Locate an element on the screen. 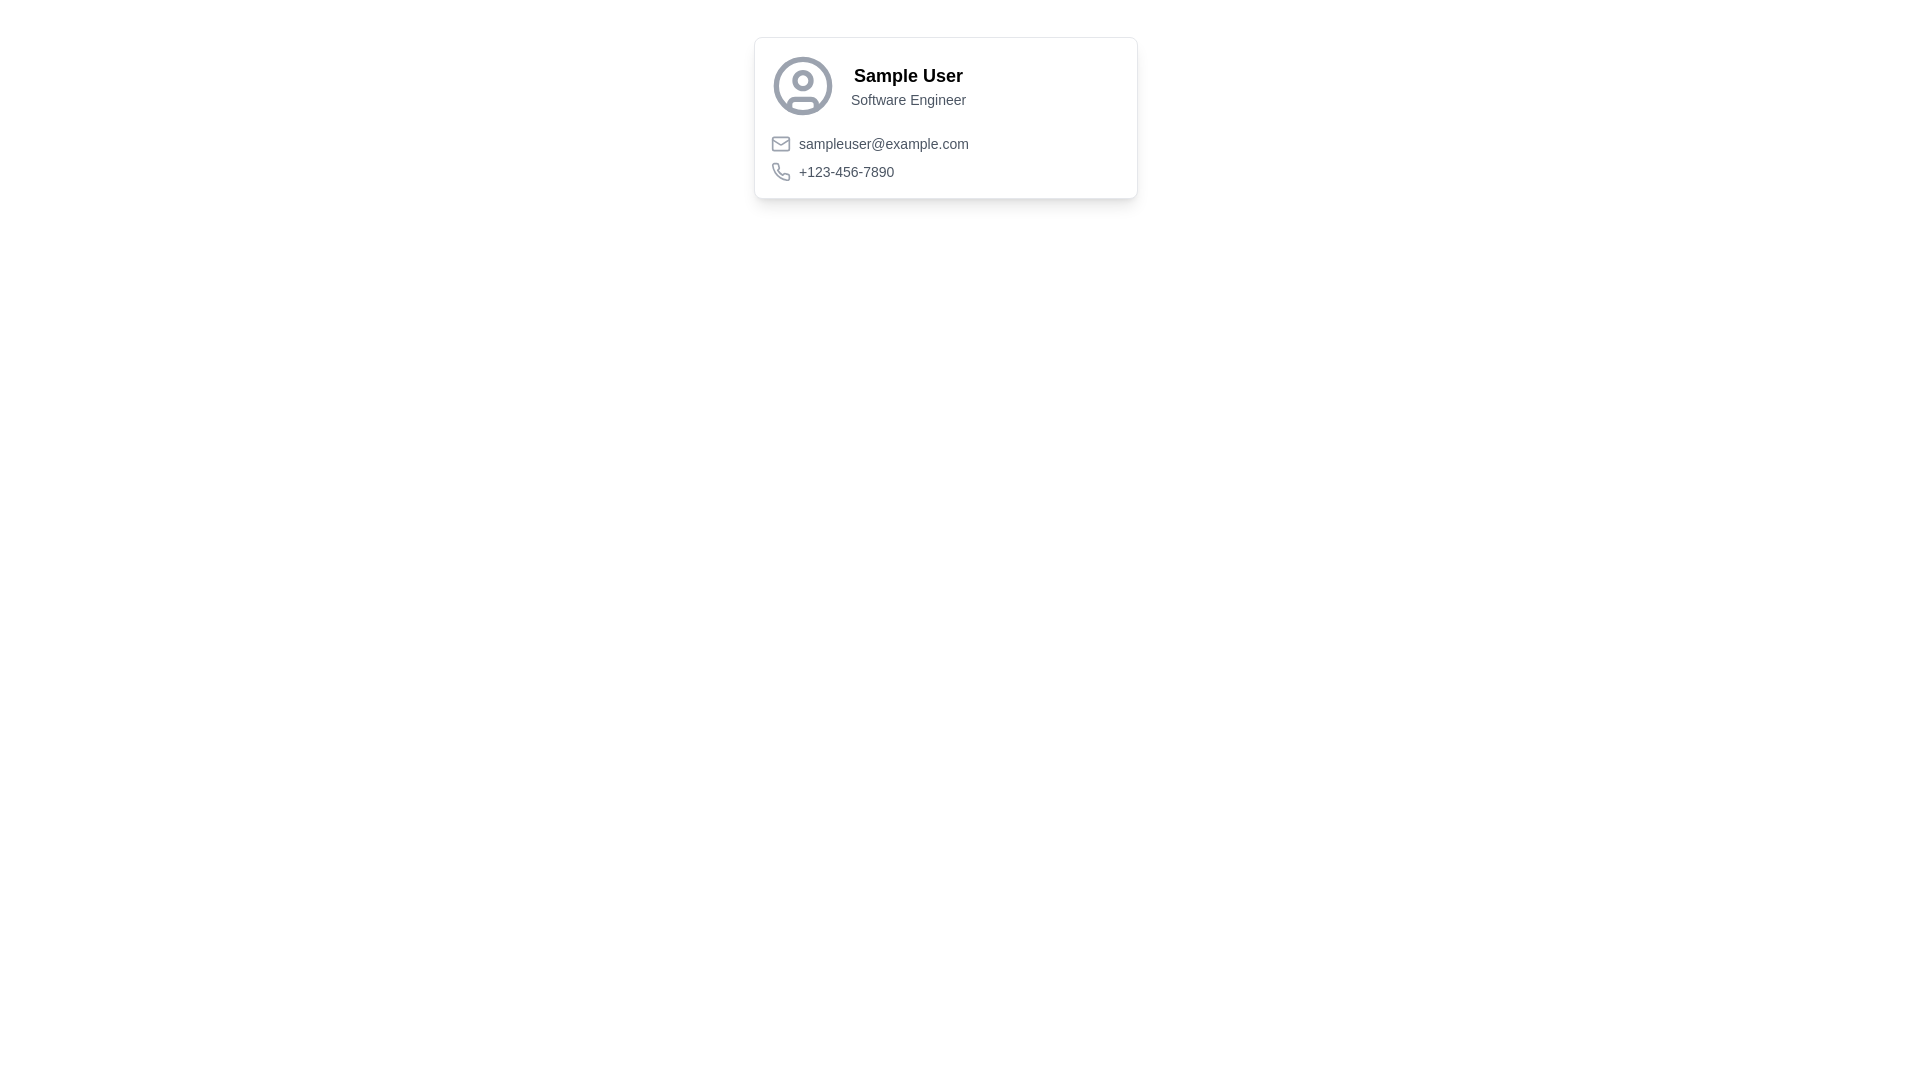 The width and height of the screenshot is (1920, 1080). the bold text label displaying the name 'Sample User', which is positioned at the top-left section of a card-like UI component, above the subtitle 'Software Engineer' is located at coordinates (907, 75).